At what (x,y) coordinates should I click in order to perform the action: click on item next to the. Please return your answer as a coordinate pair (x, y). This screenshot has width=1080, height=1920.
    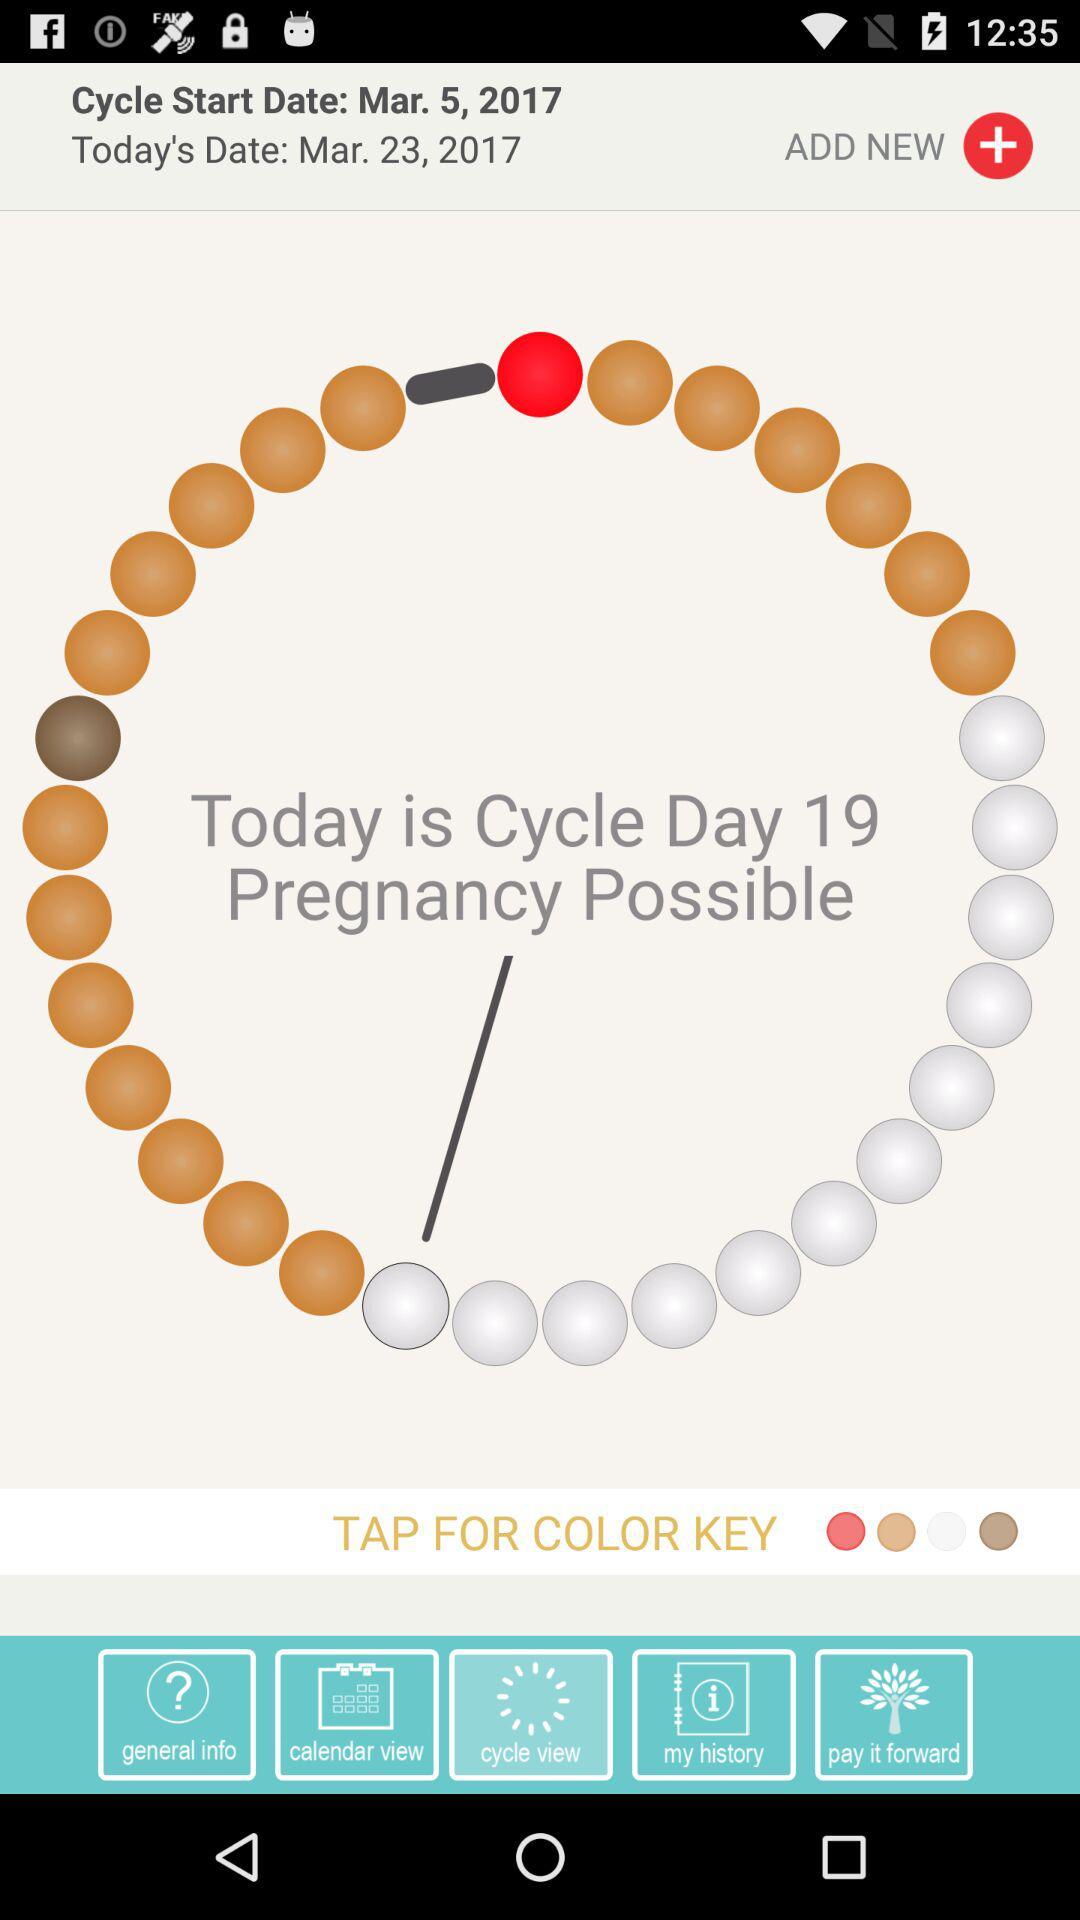
    Looking at the image, I should click on (712, 1713).